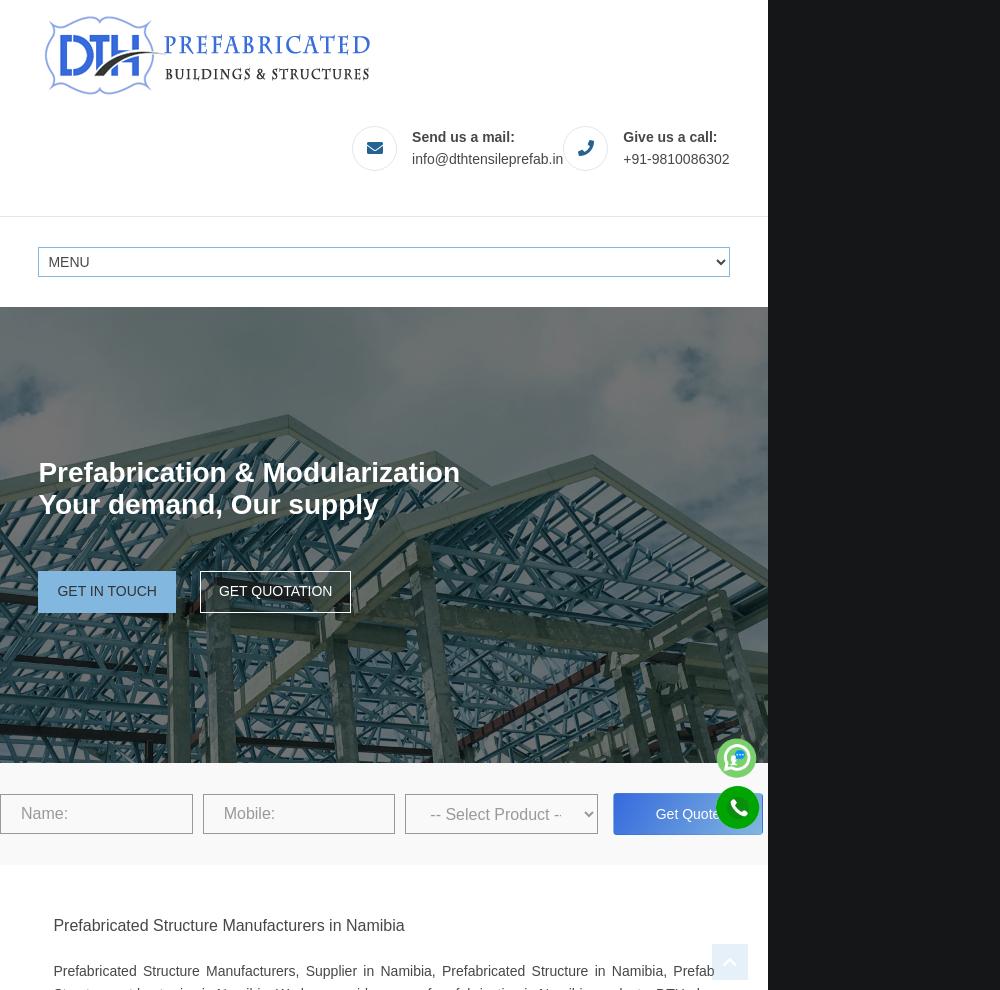 The width and height of the screenshot is (1000, 990). What do you see at coordinates (248, 472) in the screenshot?
I see `'Prefabrication & Modularization'` at bounding box center [248, 472].